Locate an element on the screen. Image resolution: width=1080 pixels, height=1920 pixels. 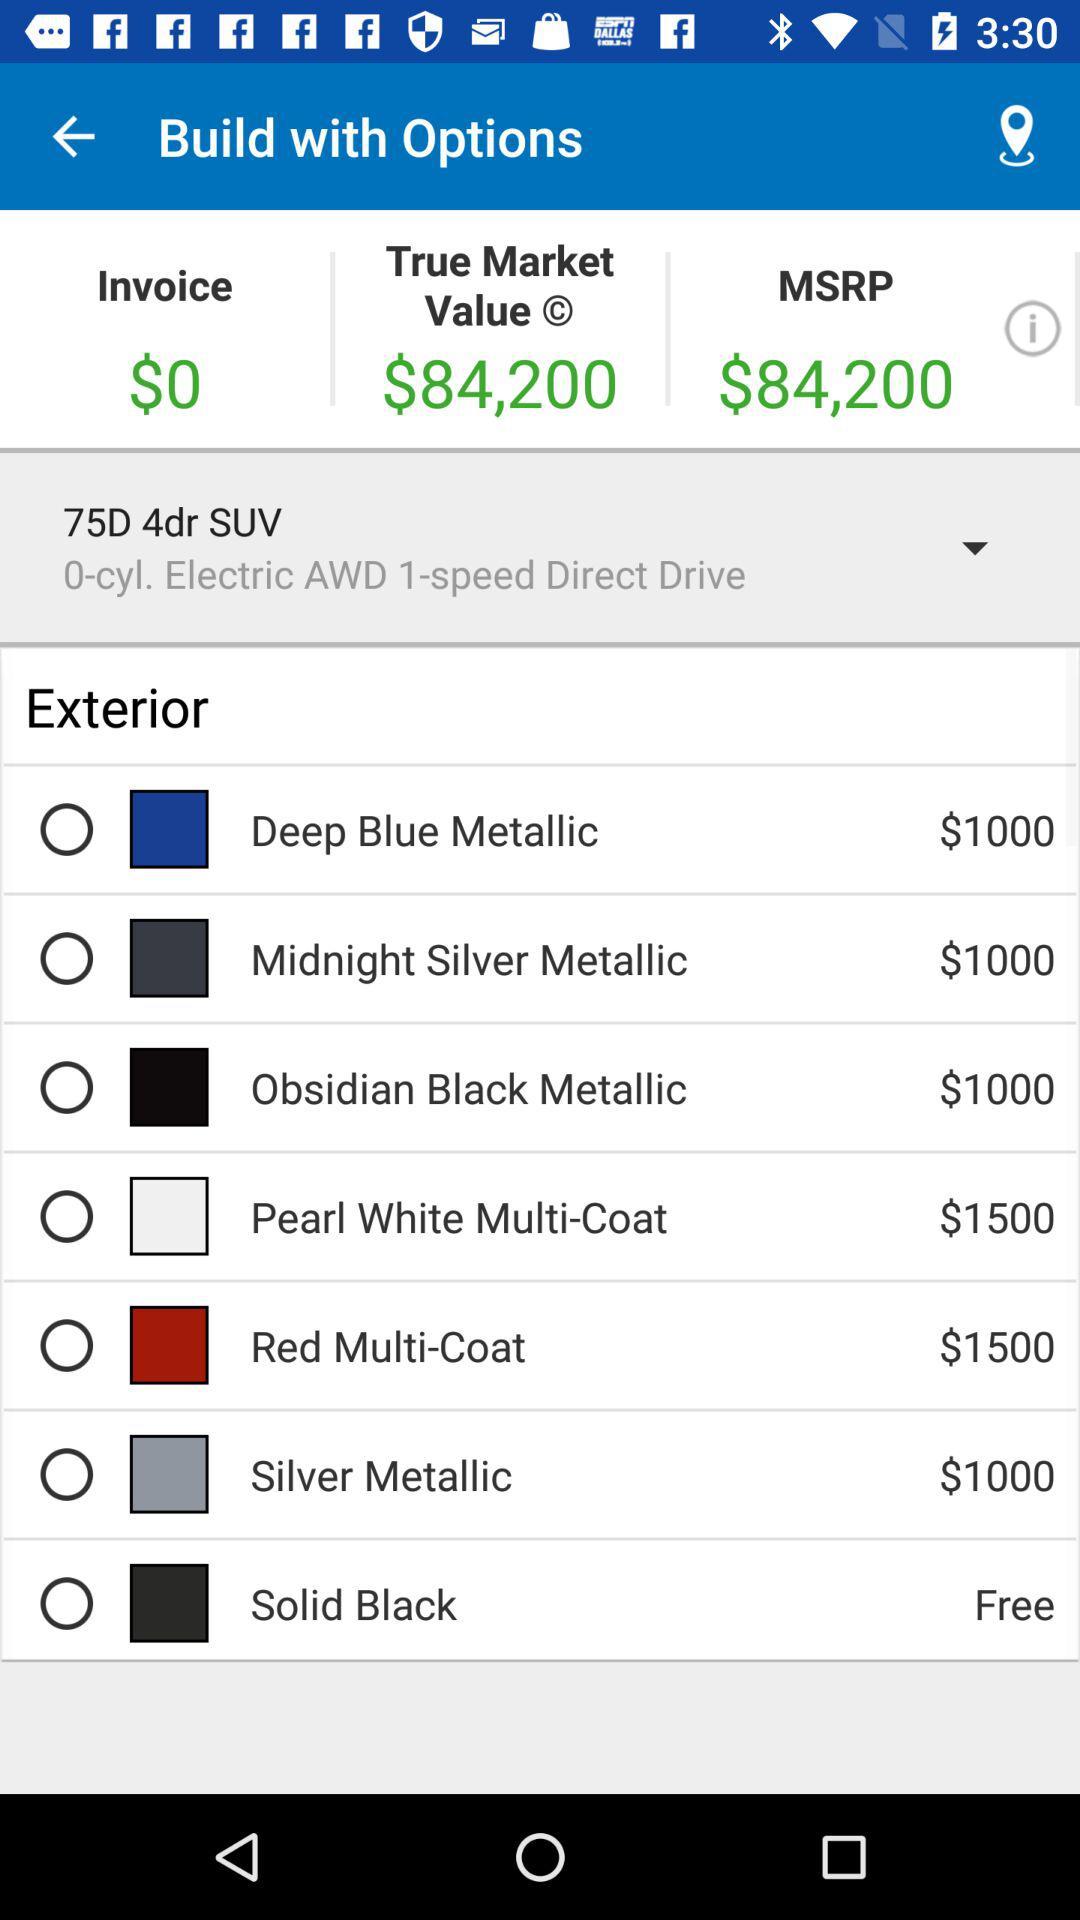
info is located at coordinates (1032, 328).